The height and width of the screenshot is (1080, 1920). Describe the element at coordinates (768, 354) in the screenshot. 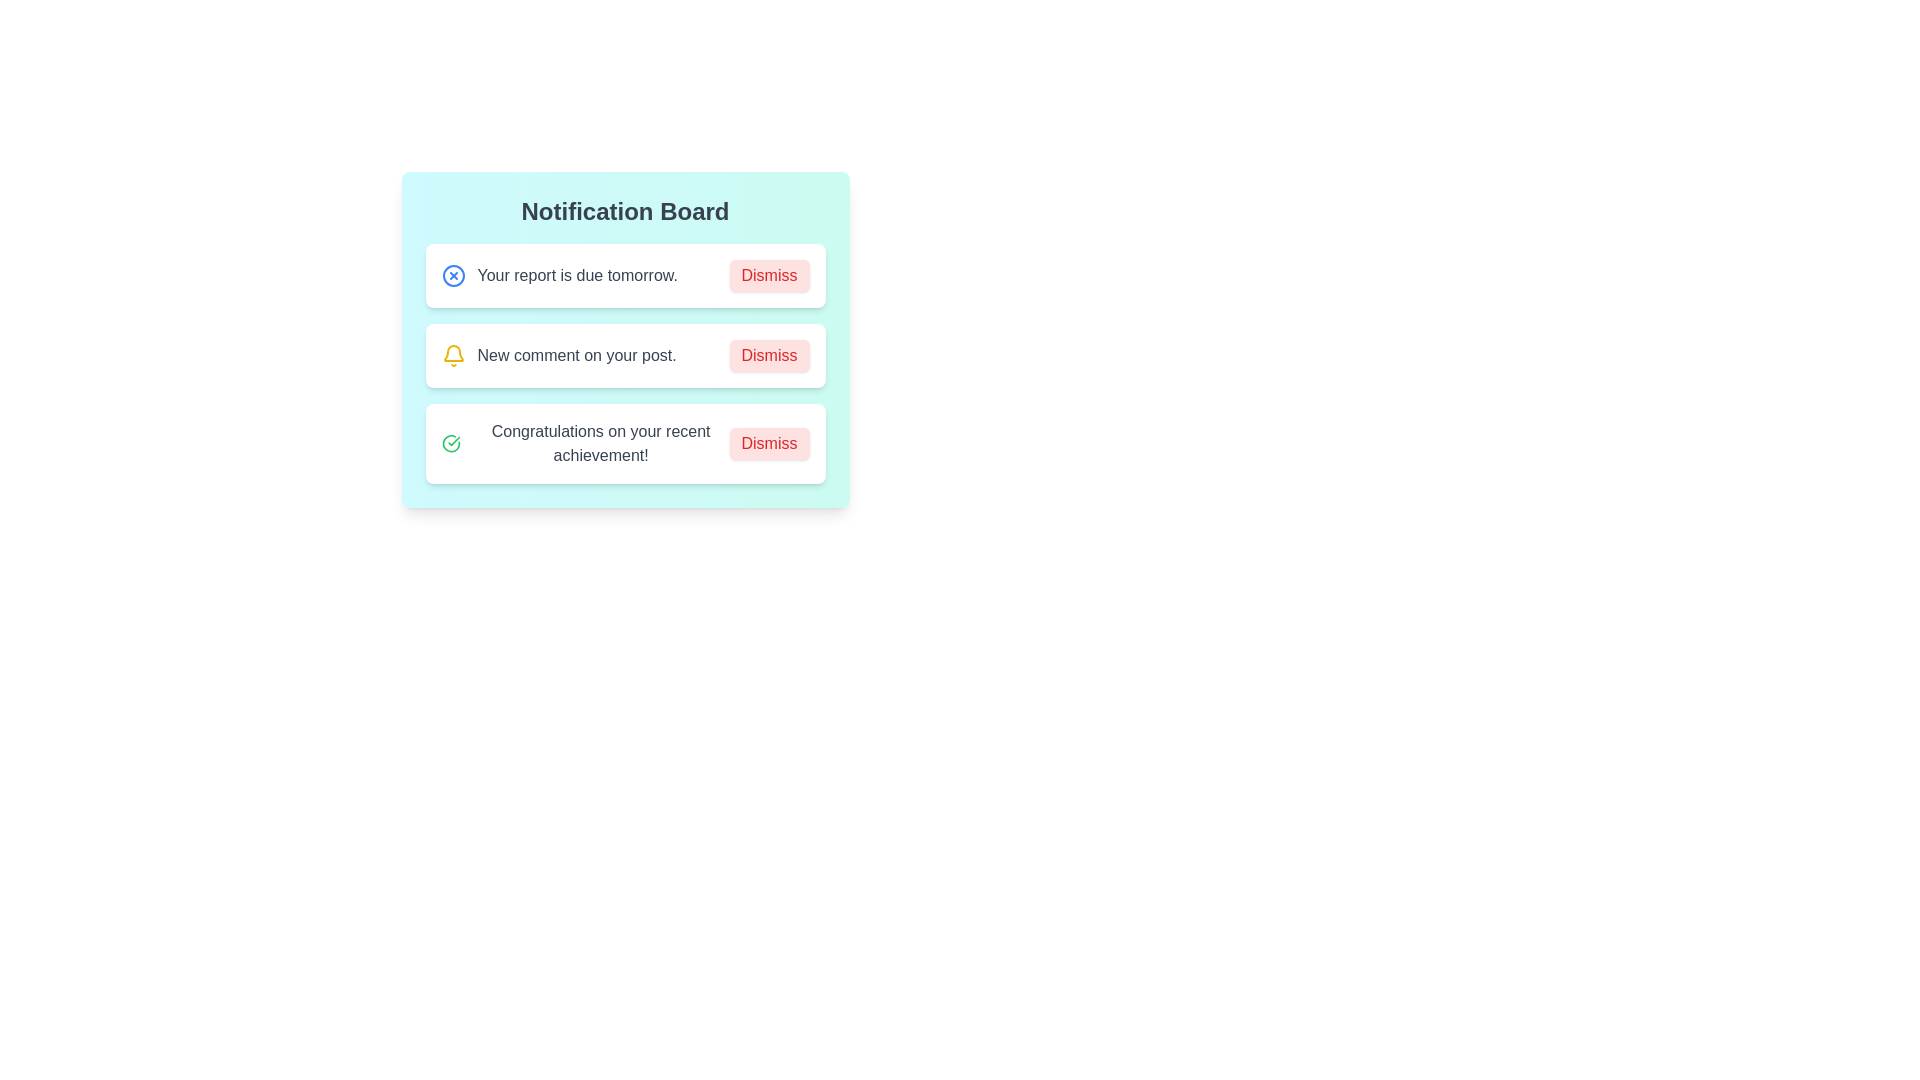

I see `'Dismiss' button for the notification with the message 'New comment on your post.'` at that location.